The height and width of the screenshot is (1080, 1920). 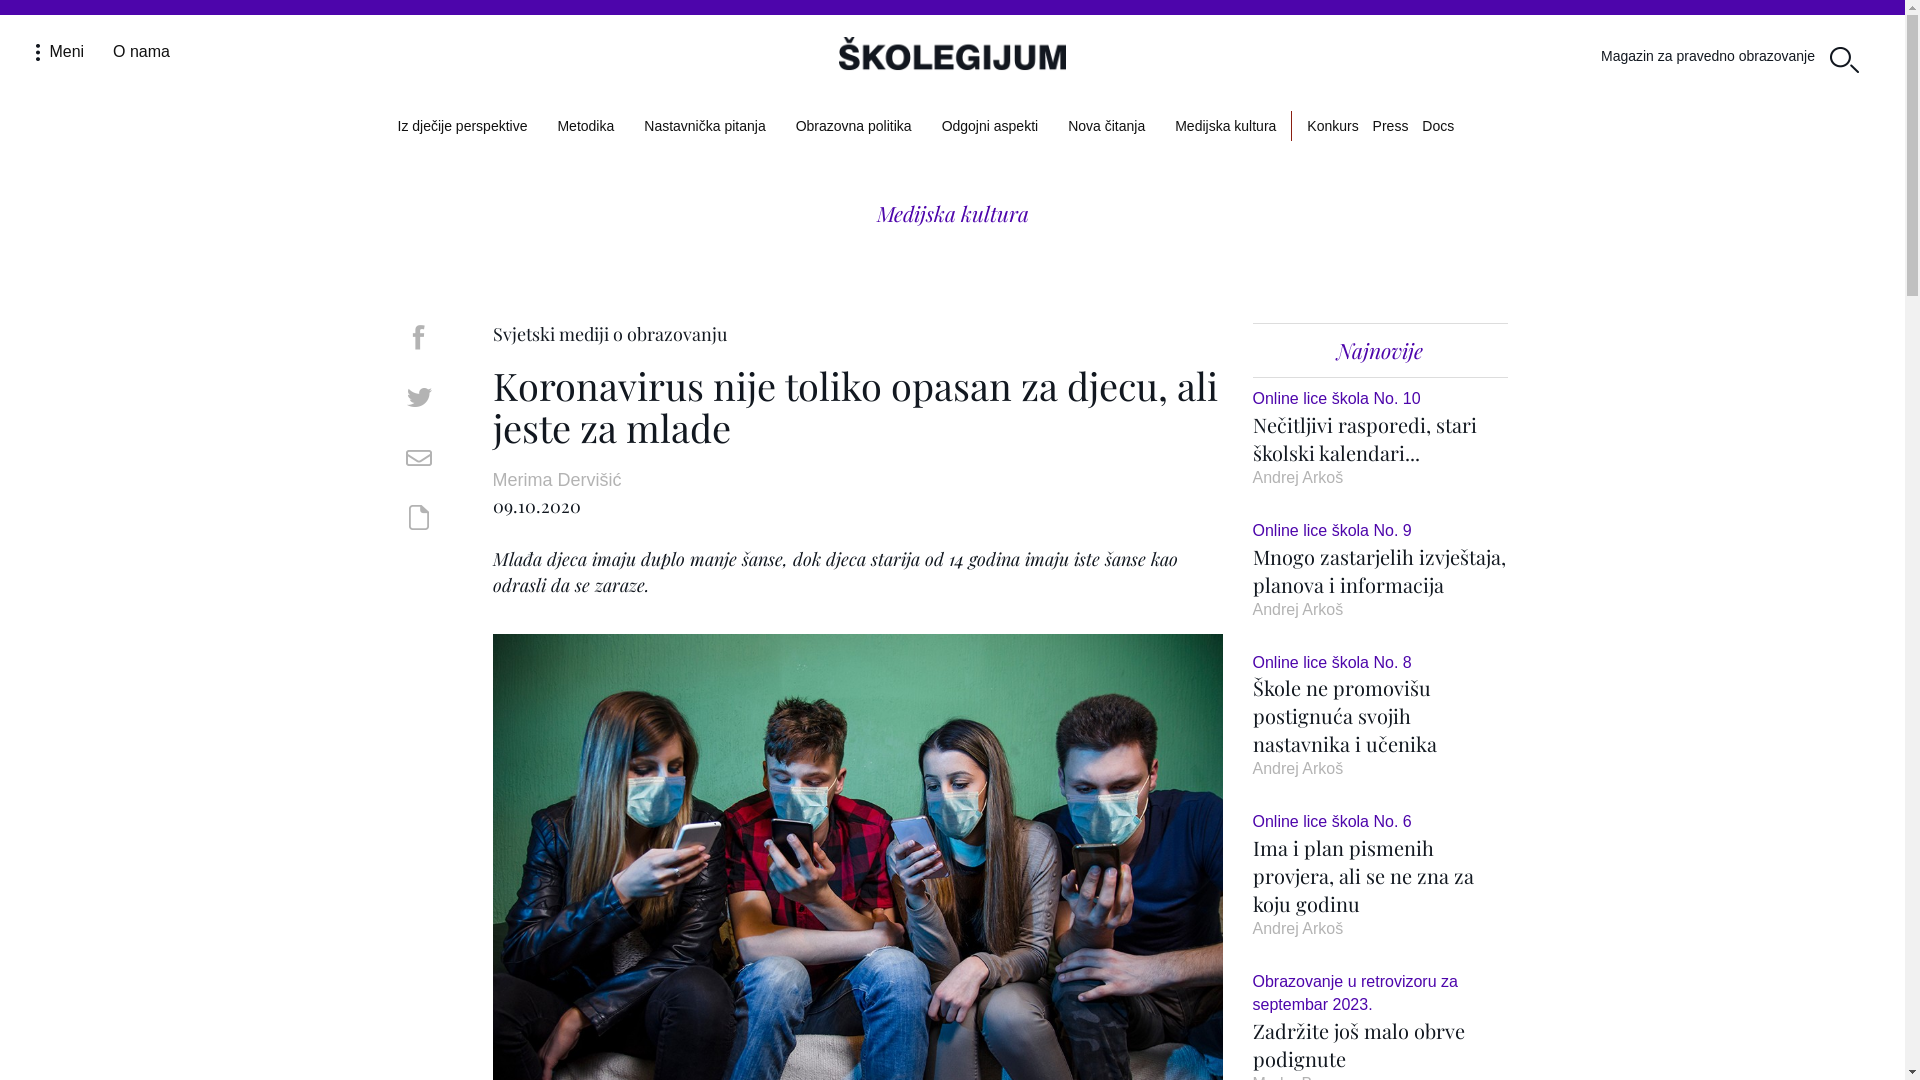 What do you see at coordinates (854, 126) in the screenshot?
I see `'Obrazovna politika'` at bounding box center [854, 126].